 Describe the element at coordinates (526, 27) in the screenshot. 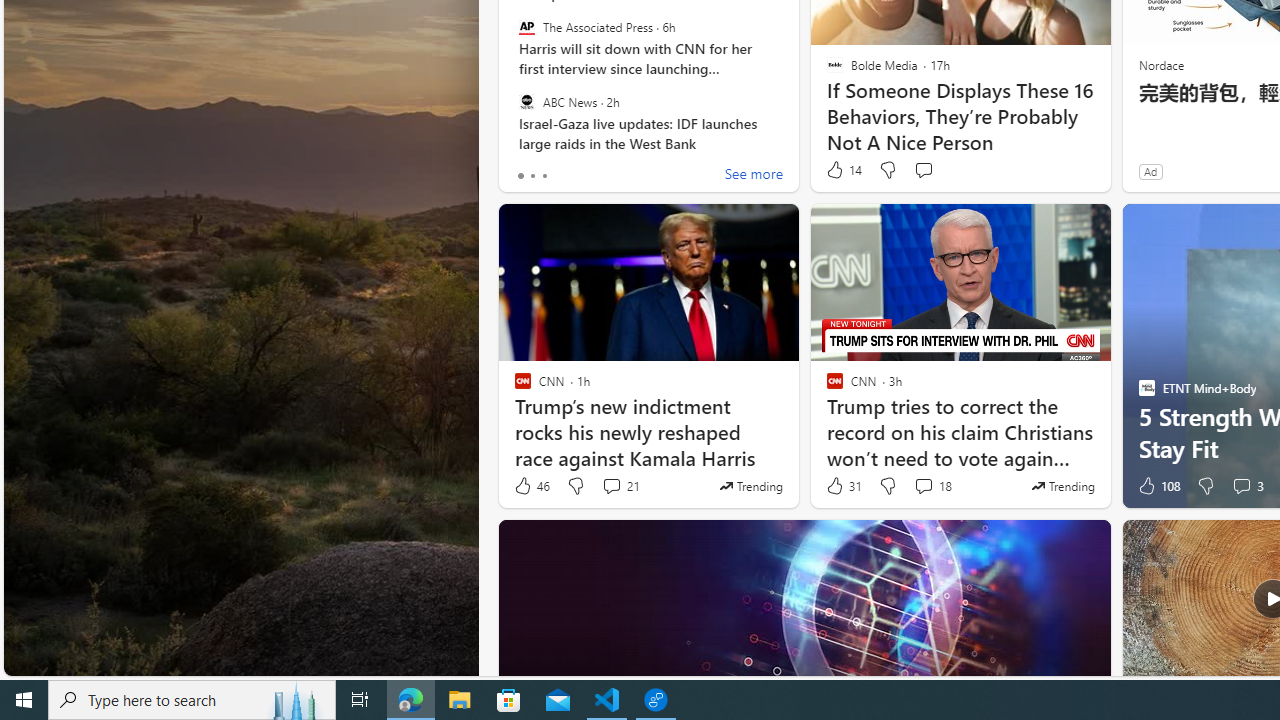

I see `'The Associated Press'` at that location.